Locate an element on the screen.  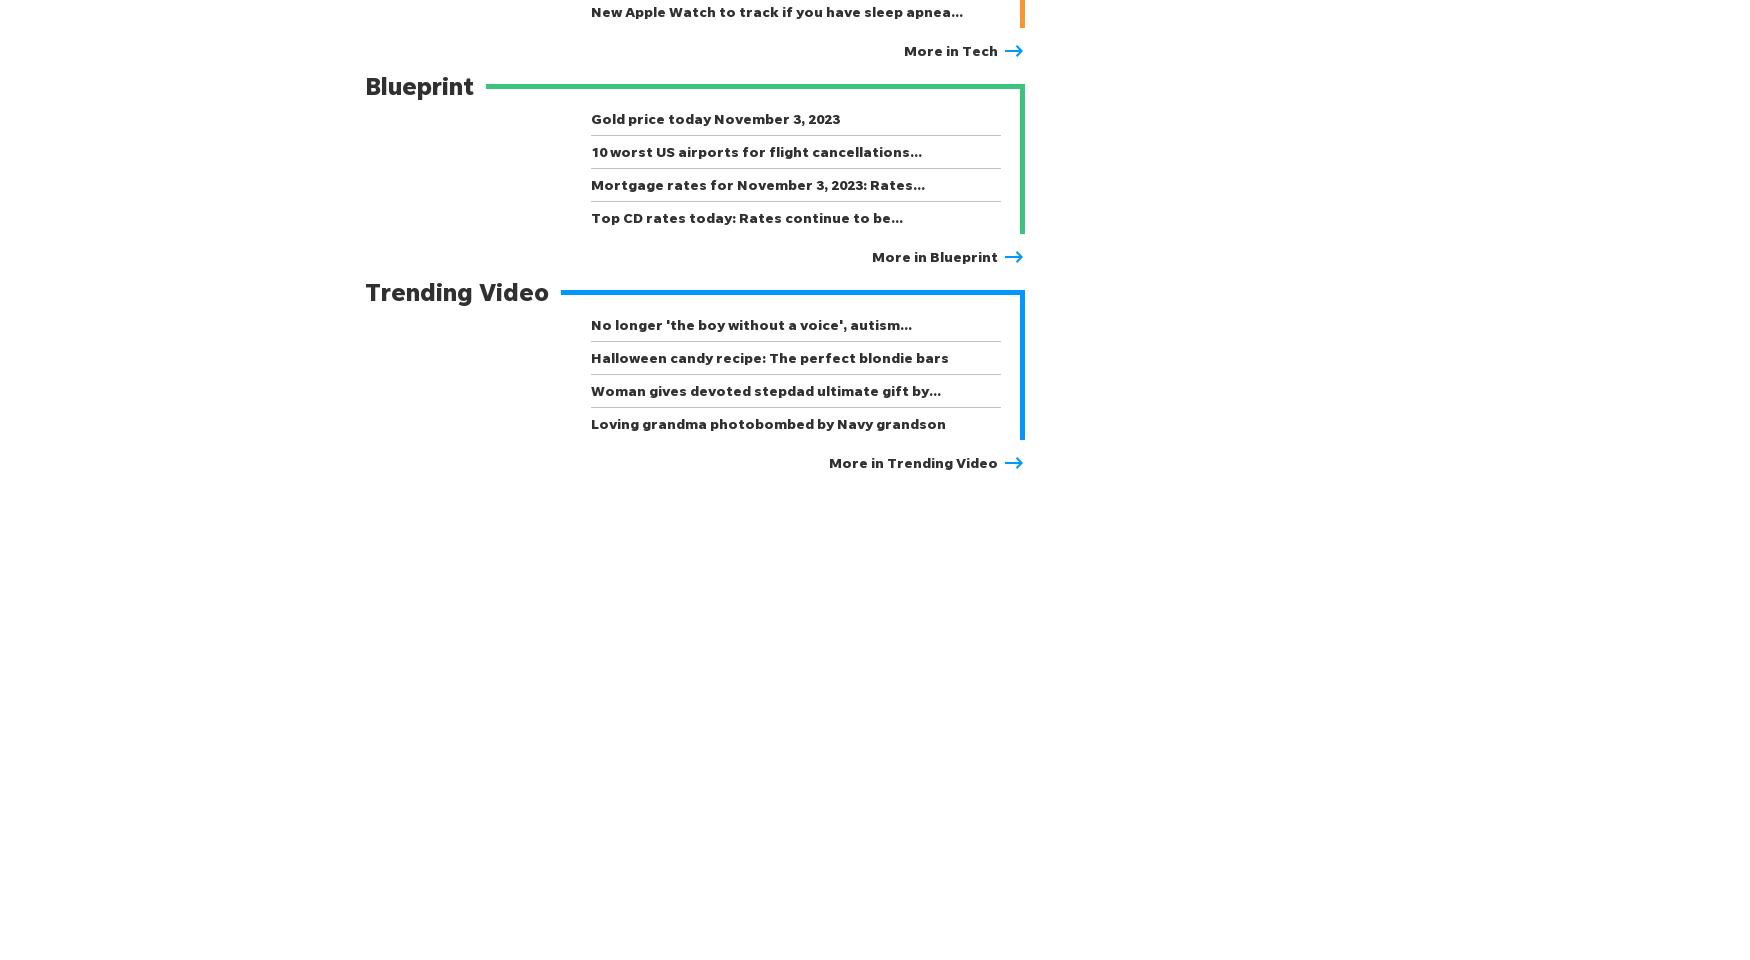
'Mortgage rates for November 3, 2023: Rates…' is located at coordinates (756, 184).